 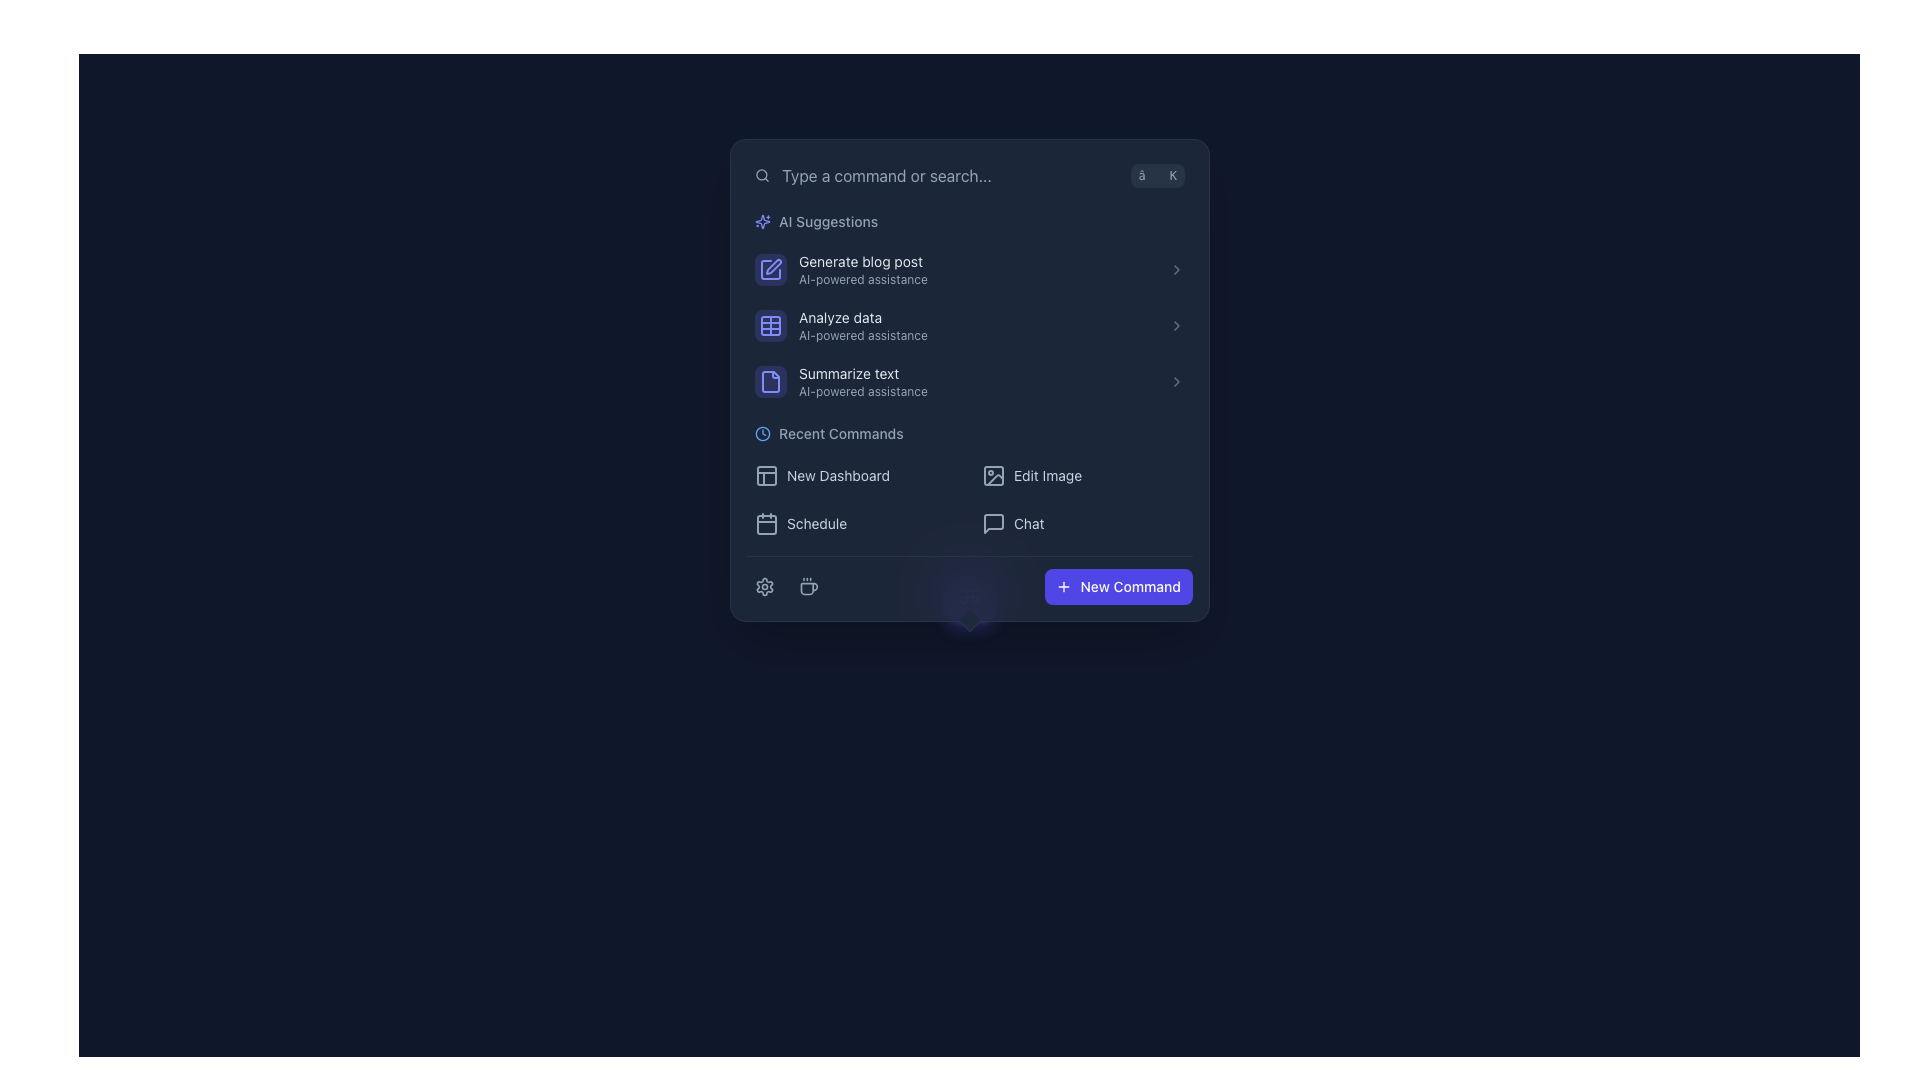 What do you see at coordinates (977, 280) in the screenshot?
I see `the text label that provides supplementary information explaining that the 'Generate blog post' functionality is supported by AI, located below 'Generate blog post' in the second item of the AI Suggestions list` at bounding box center [977, 280].